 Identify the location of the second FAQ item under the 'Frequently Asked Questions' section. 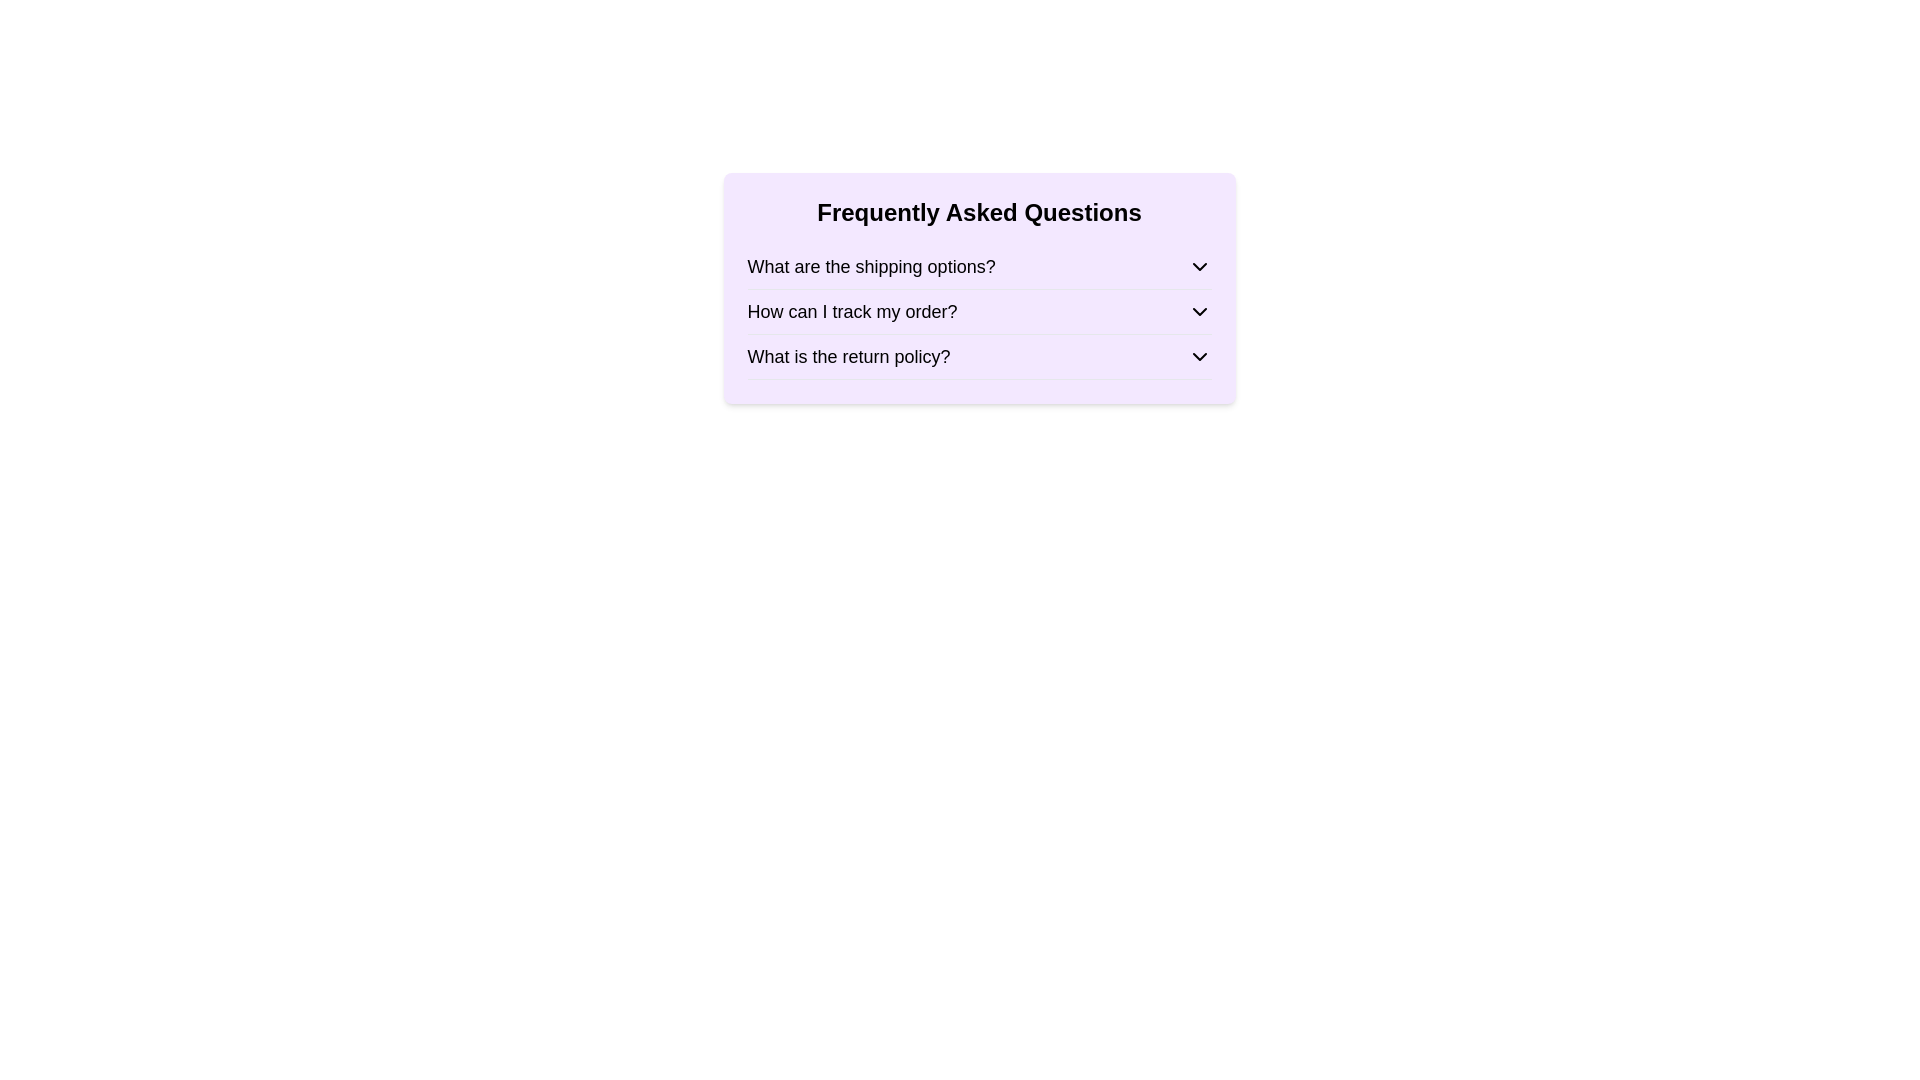
(979, 312).